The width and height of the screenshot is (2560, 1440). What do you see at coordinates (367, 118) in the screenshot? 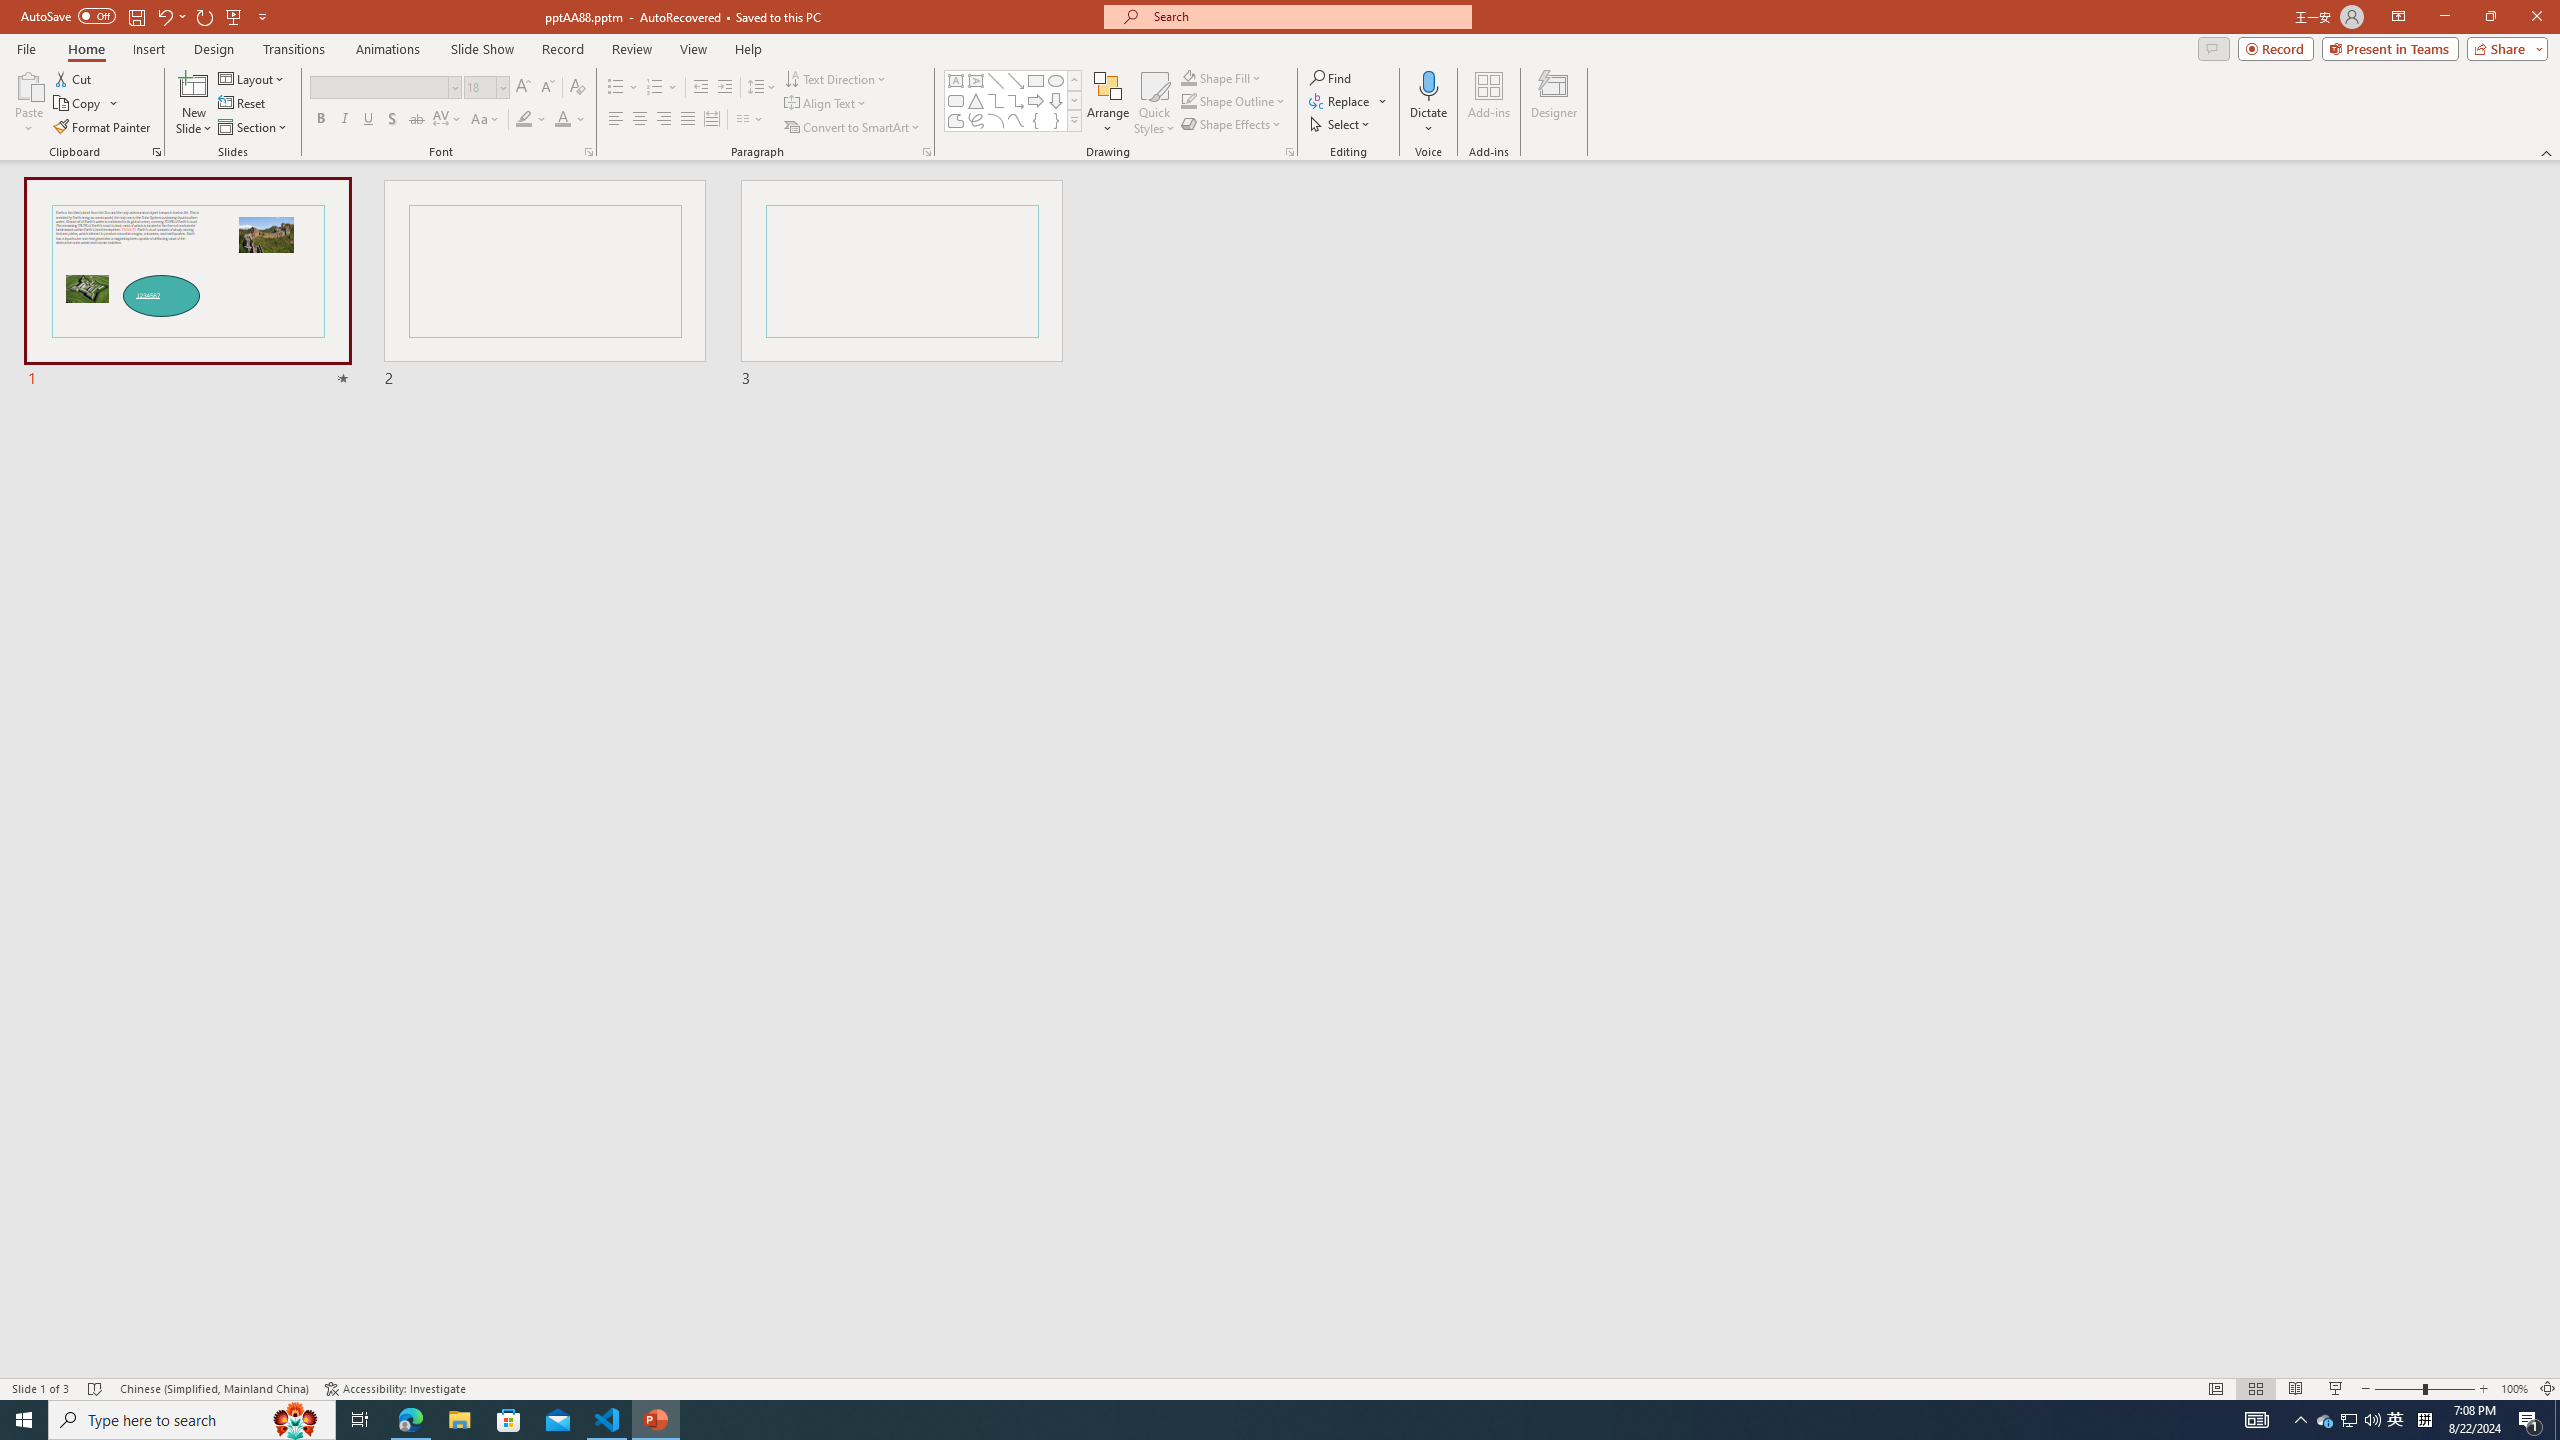
I see `'Underline'` at bounding box center [367, 118].